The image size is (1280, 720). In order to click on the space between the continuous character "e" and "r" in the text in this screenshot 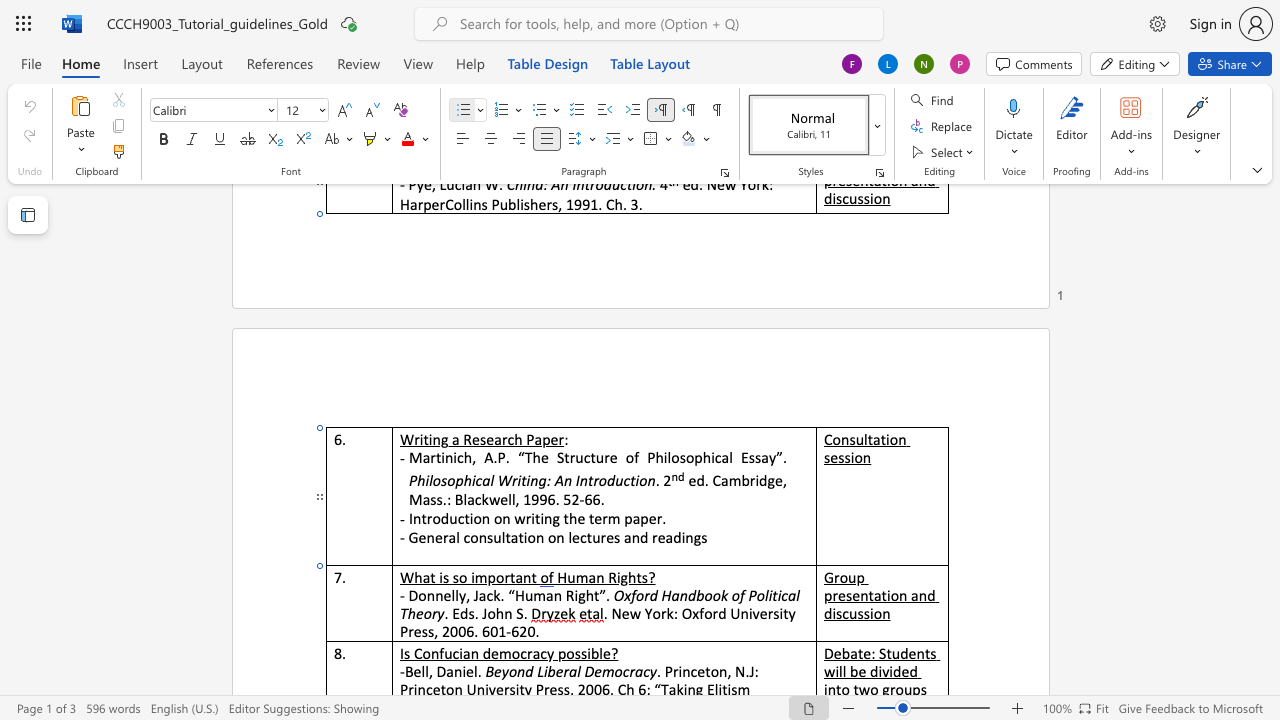, I will do `click(557, 438)`.